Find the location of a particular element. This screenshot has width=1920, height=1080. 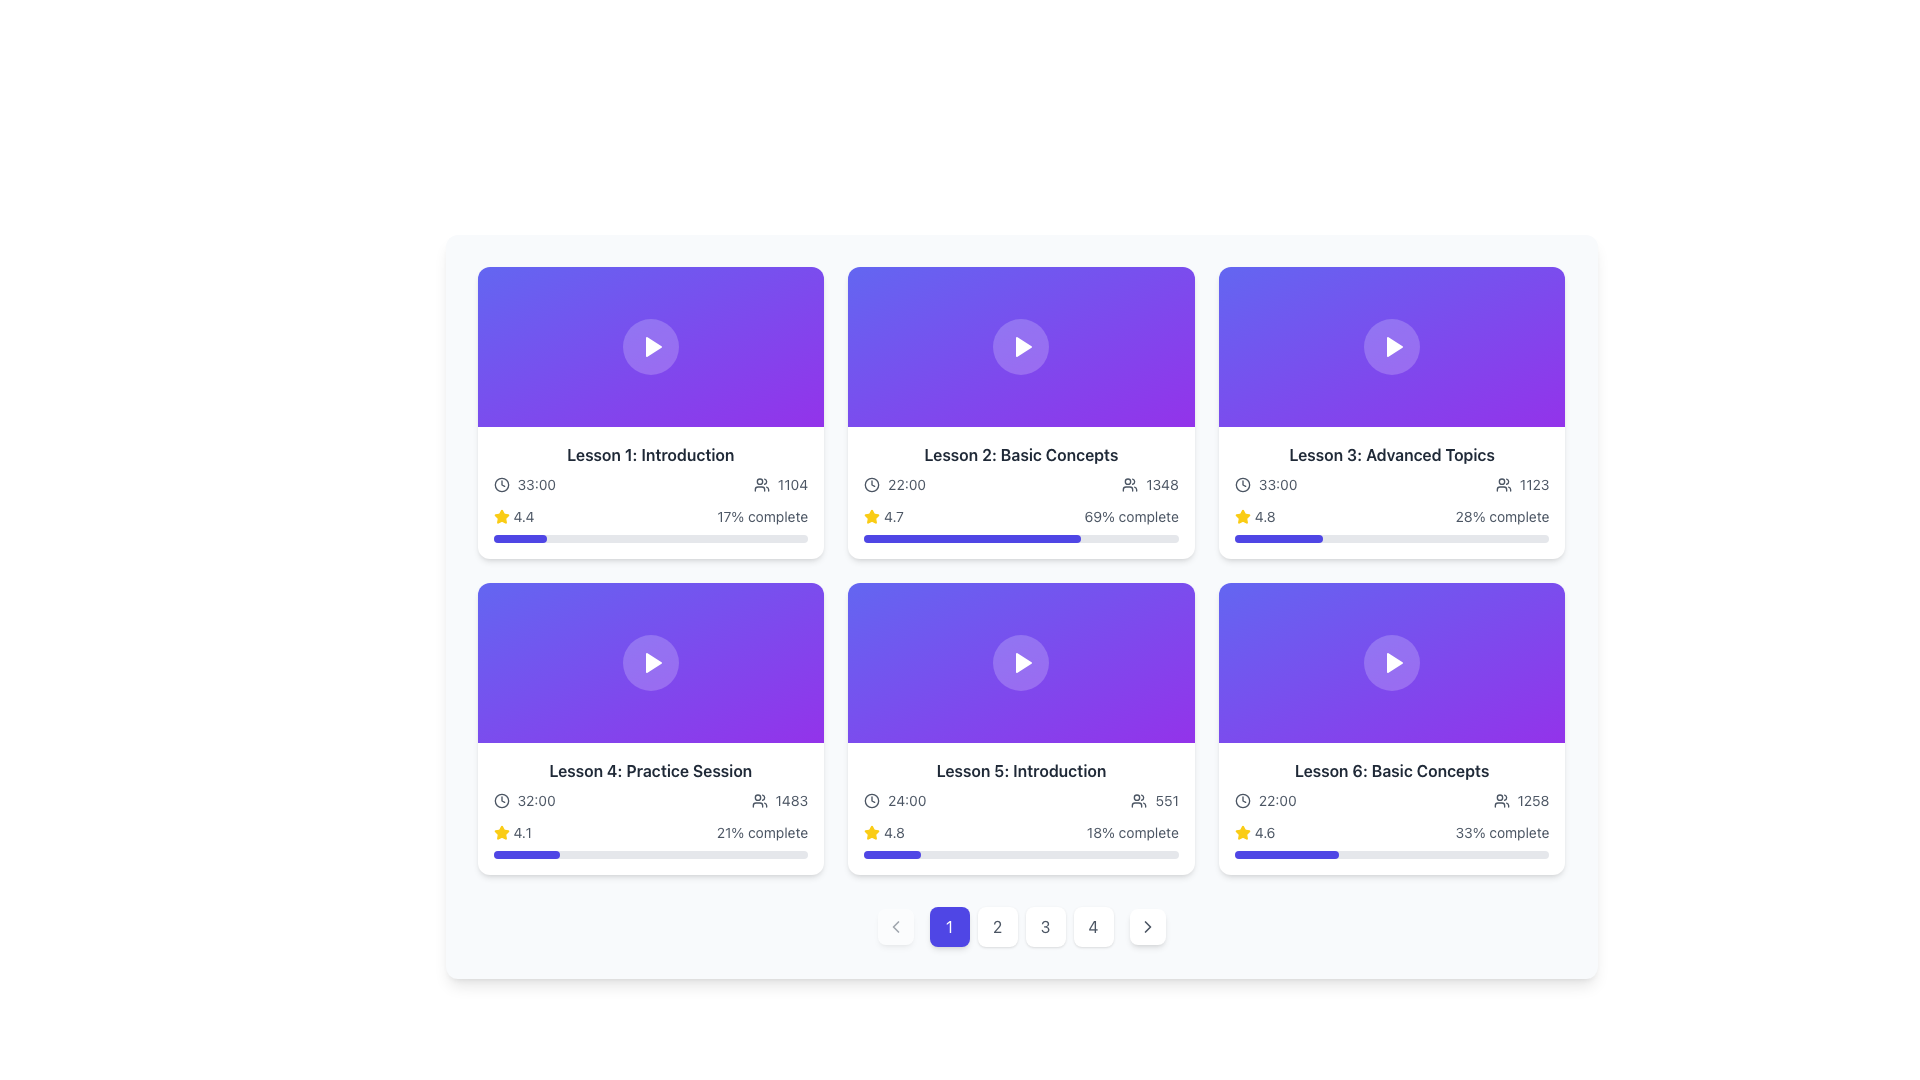

the horizontal progress bar located in the third card from the left in the top row, beneath the text '28% complete' associated with 'Lesson 3: Advanced Topics' is located at coordinates (1391, 538).